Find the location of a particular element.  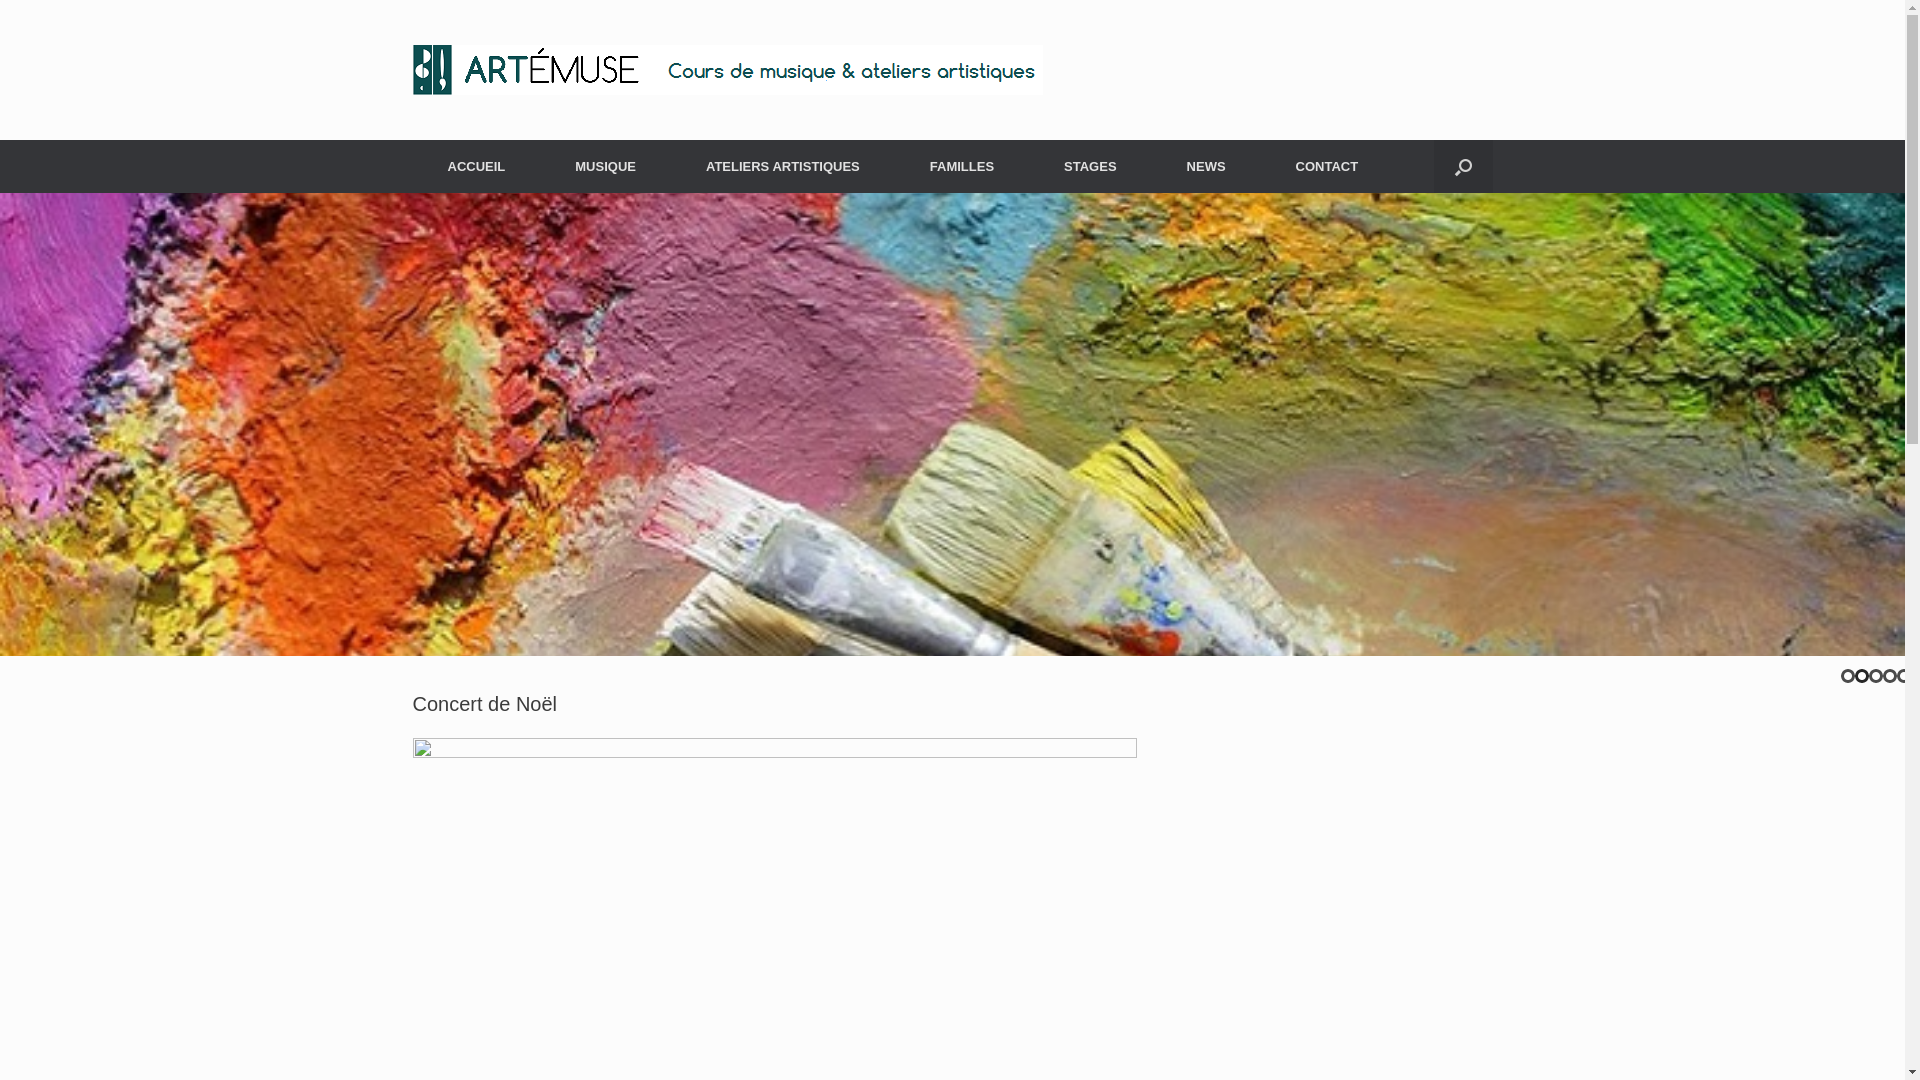

'ACCUEIL' is located at coordinates (474, 165).